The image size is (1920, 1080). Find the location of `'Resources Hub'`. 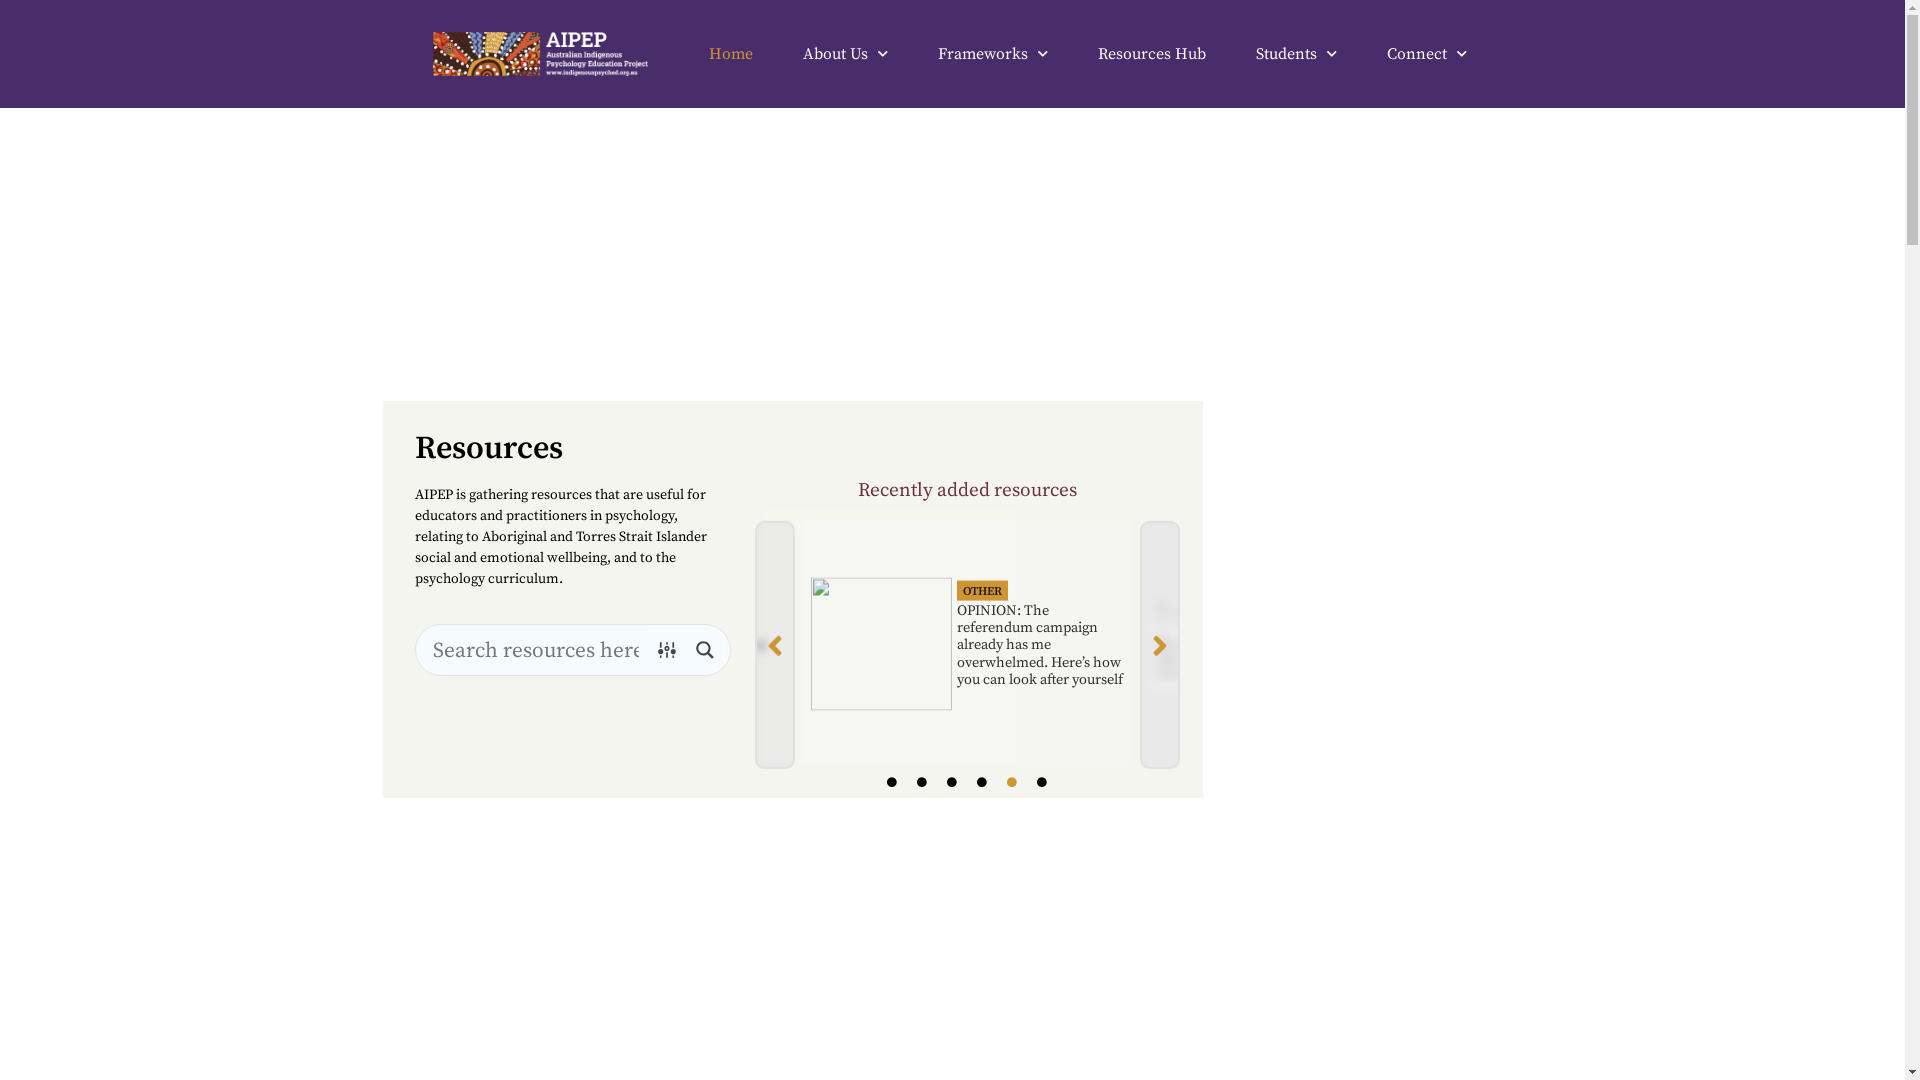

'Resources Hub' is located at coordinates (1152, 53).